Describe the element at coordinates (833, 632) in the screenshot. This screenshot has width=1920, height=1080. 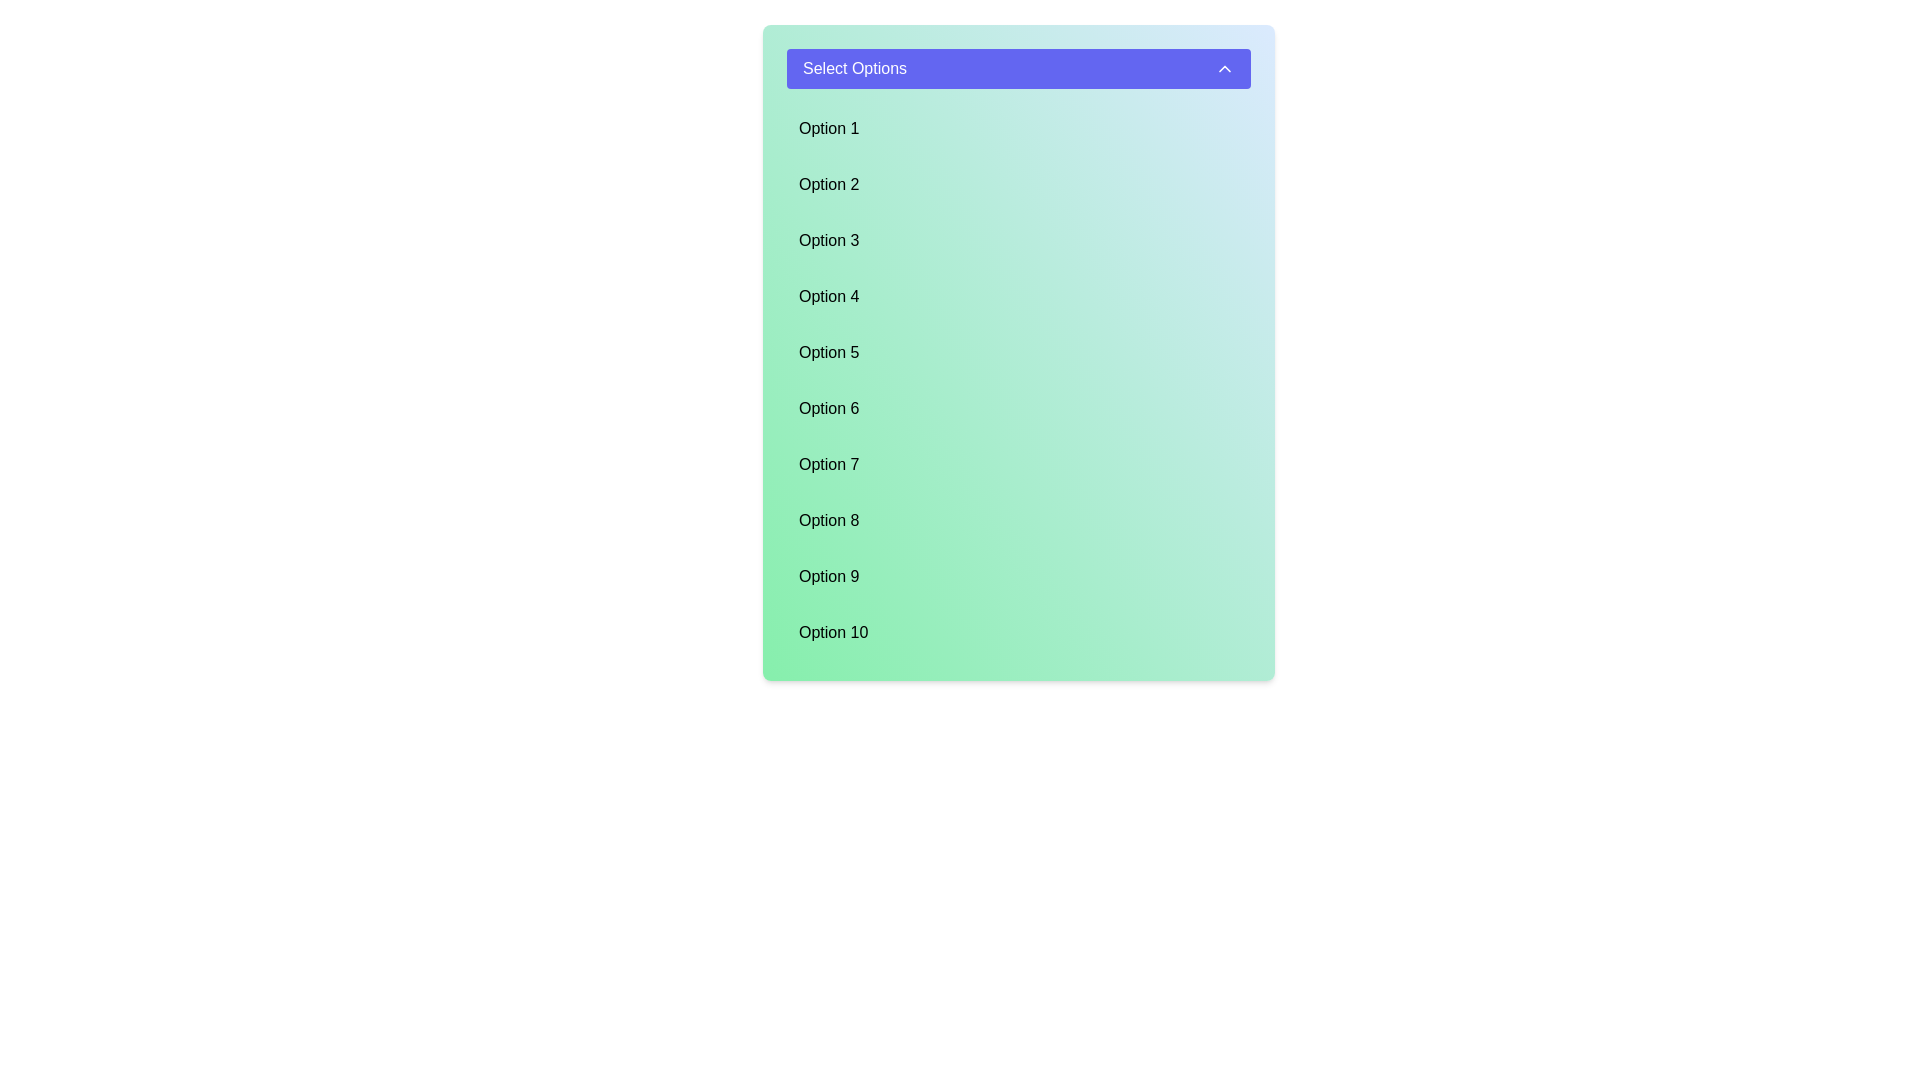
I see `the text label reading 'Option 10' located at the bottom center of the green rectangular dropdown menu` at that location.